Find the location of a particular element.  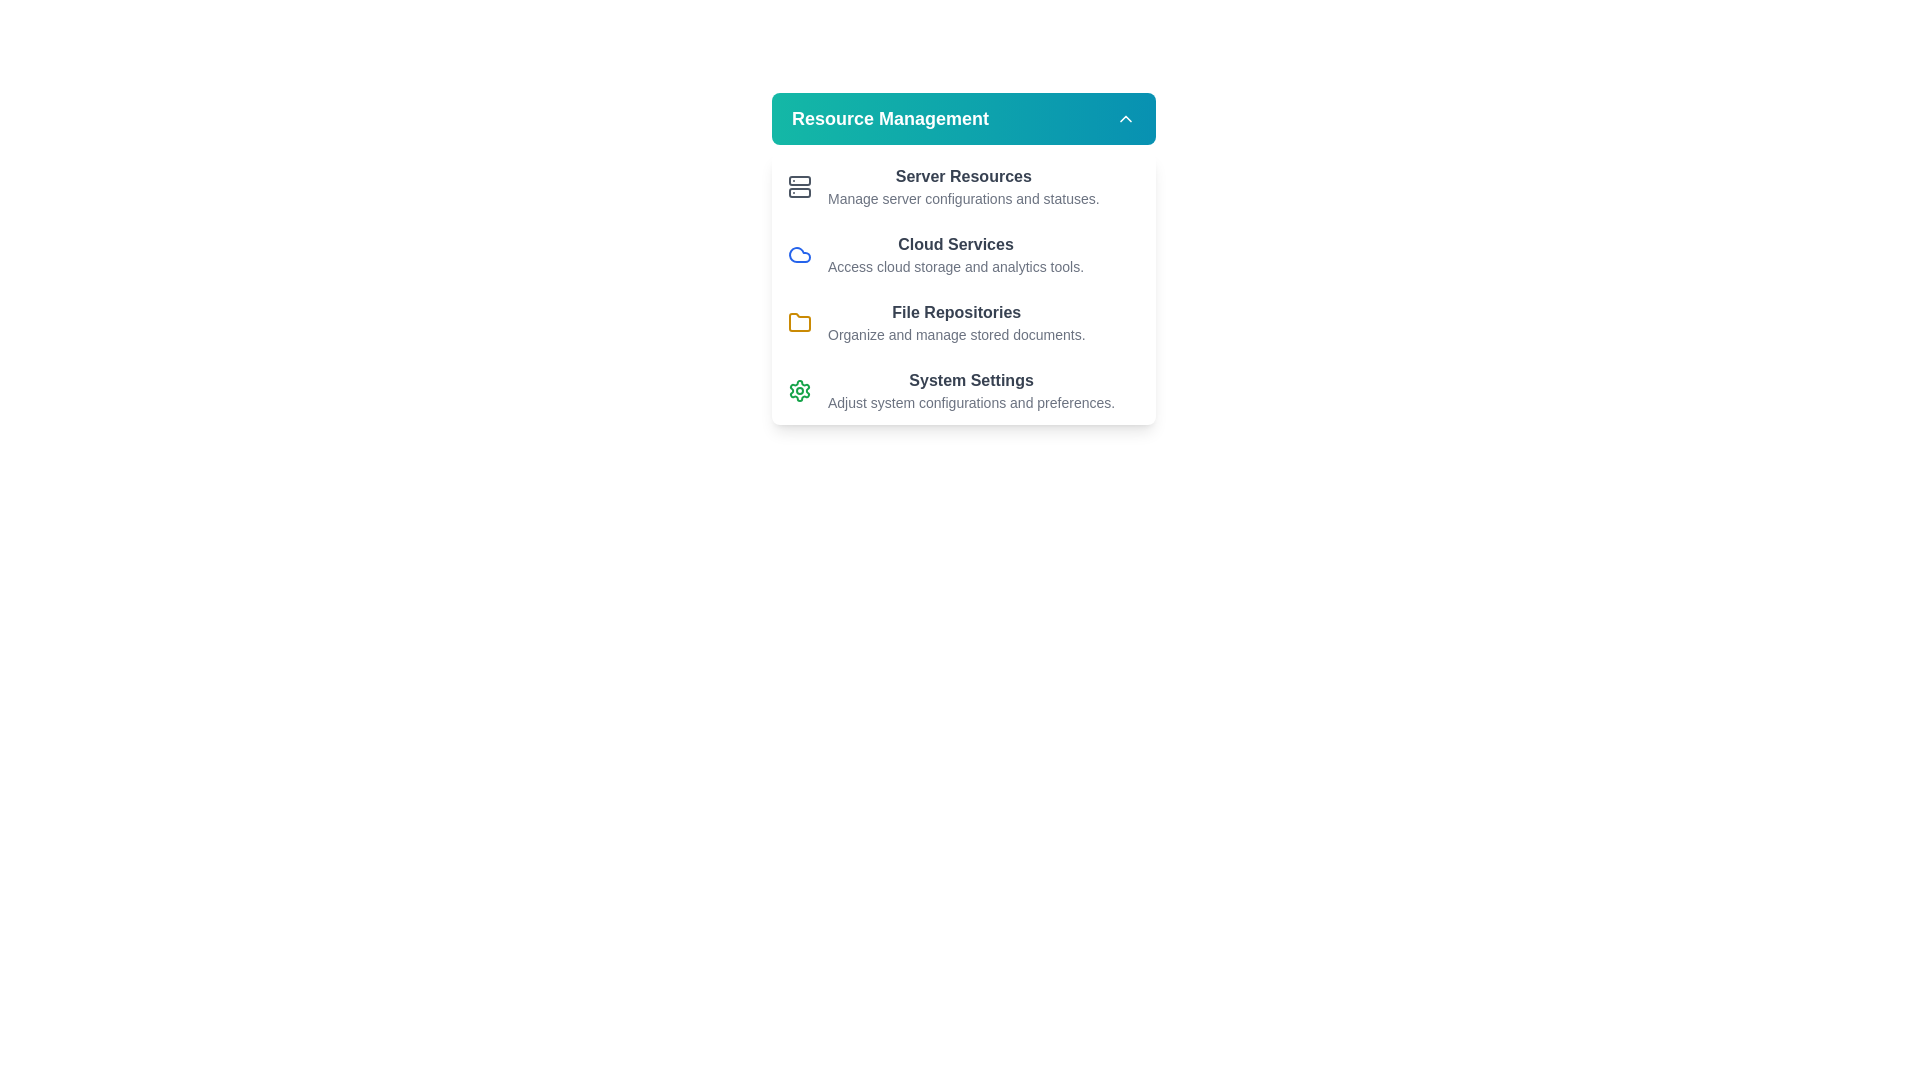

the 'File Repositories' icon located to the left of the 'File Repositories' label in the 'Resource Management' menu is located at coordinates (800, 321).